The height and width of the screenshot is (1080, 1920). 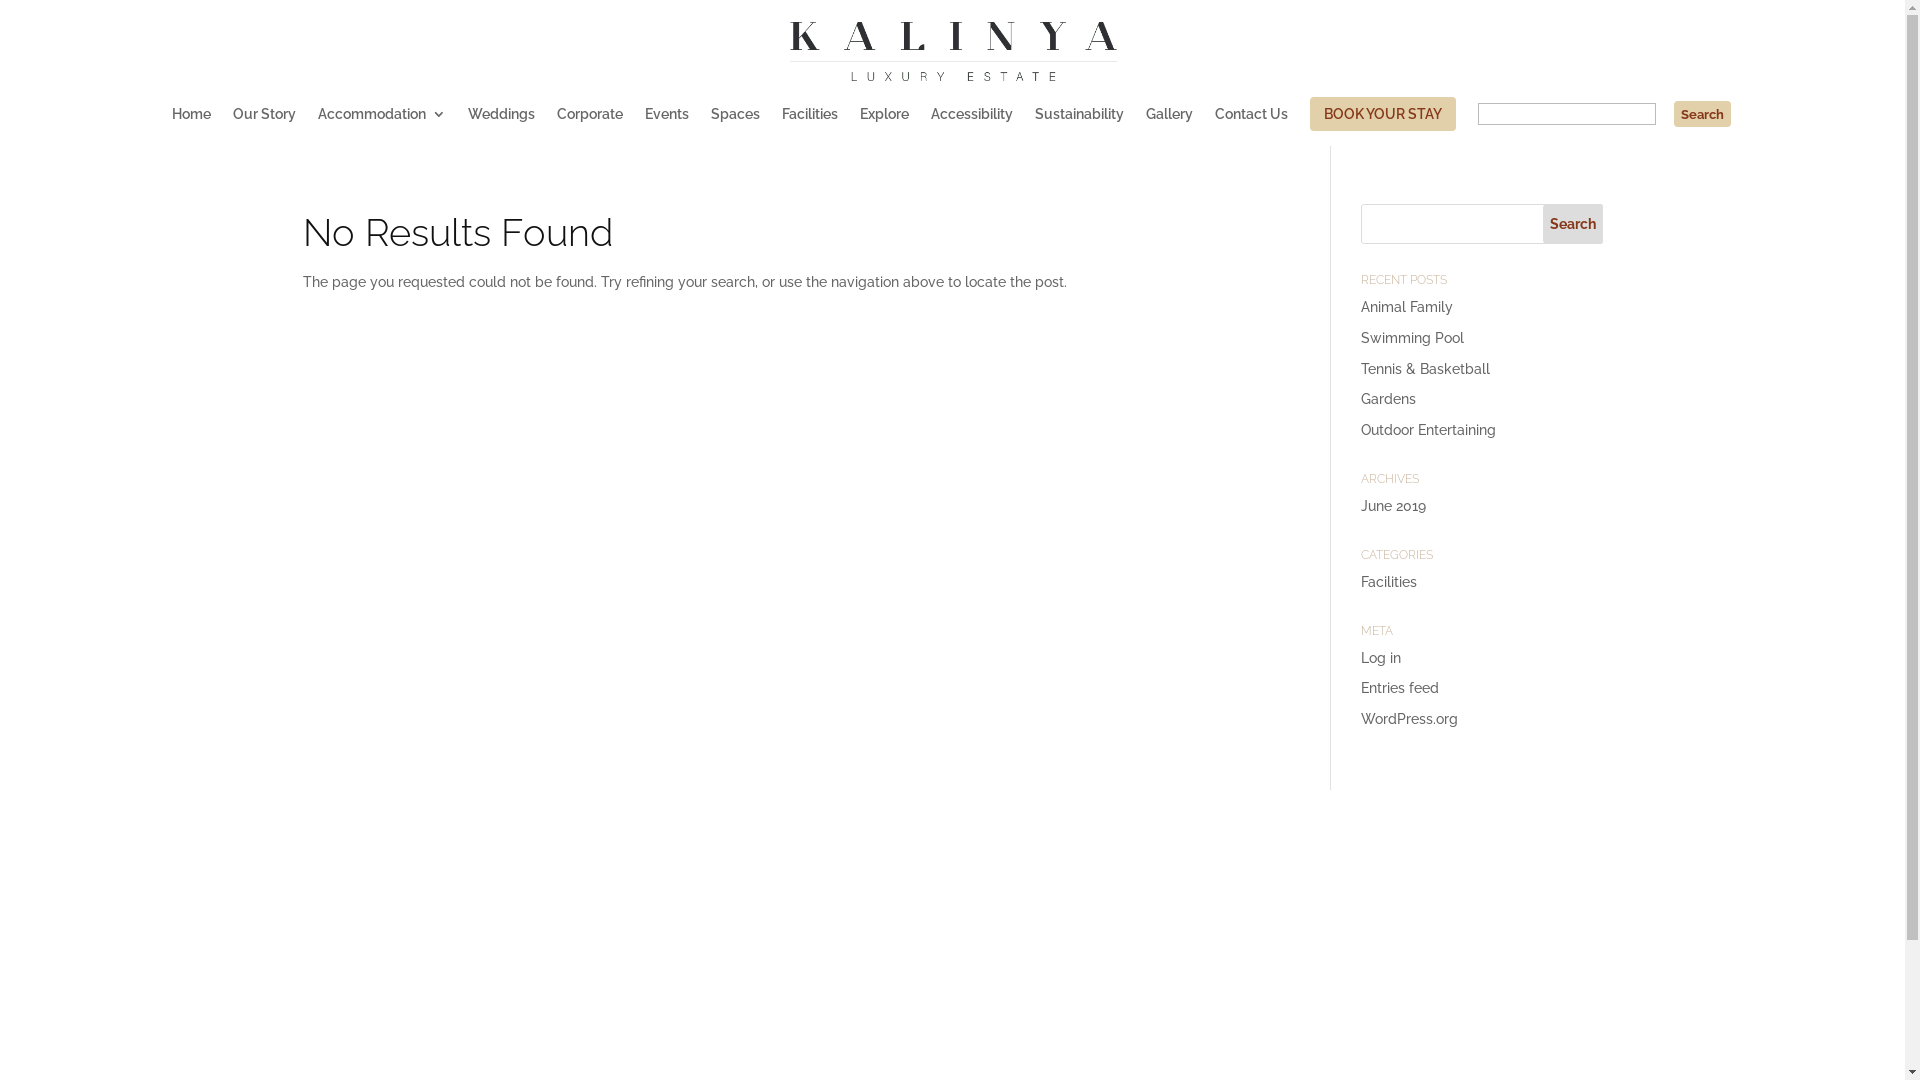 What do you see at coordinates (1360, 398) in the screenshot?
I see `'Gardens'` at bounding box center [1360, 398].